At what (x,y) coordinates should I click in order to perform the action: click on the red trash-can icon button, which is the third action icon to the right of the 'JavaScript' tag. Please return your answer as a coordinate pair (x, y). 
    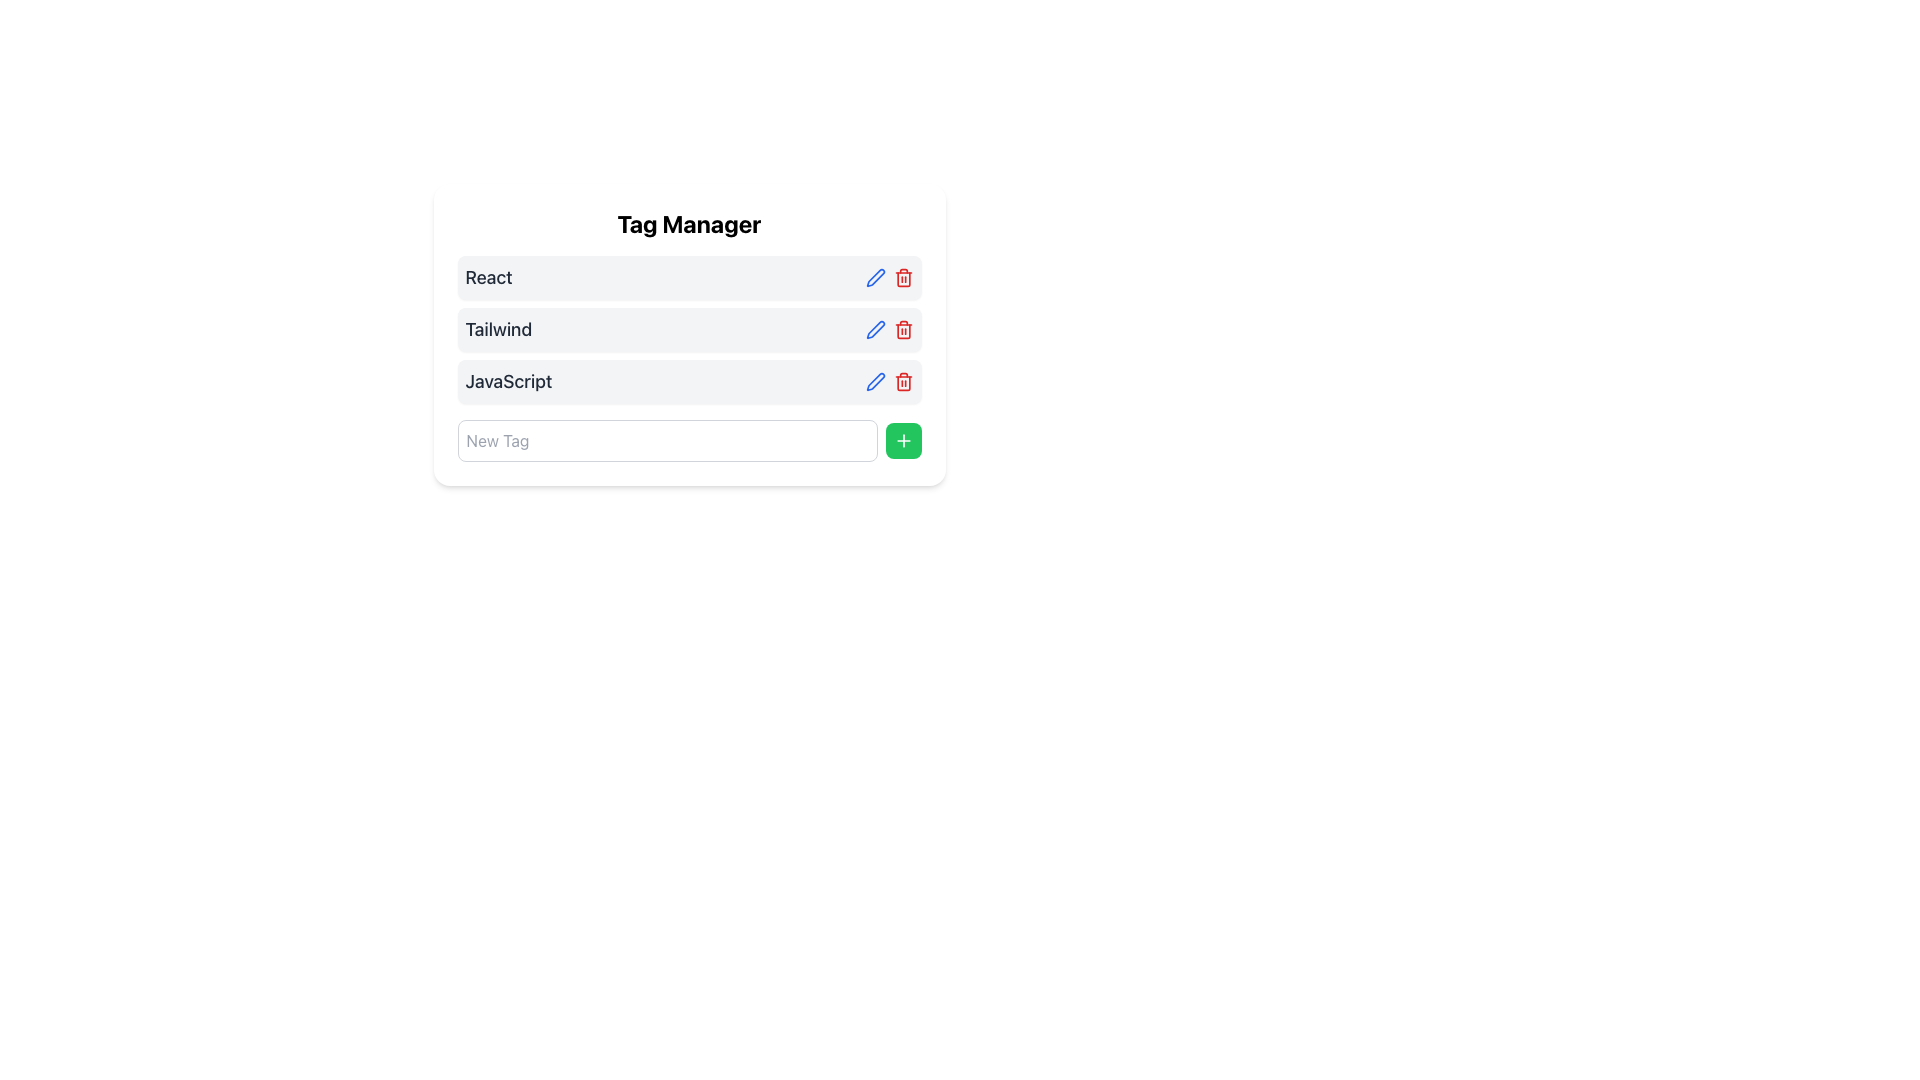
    Looking at the image, I should click on (902, 381).